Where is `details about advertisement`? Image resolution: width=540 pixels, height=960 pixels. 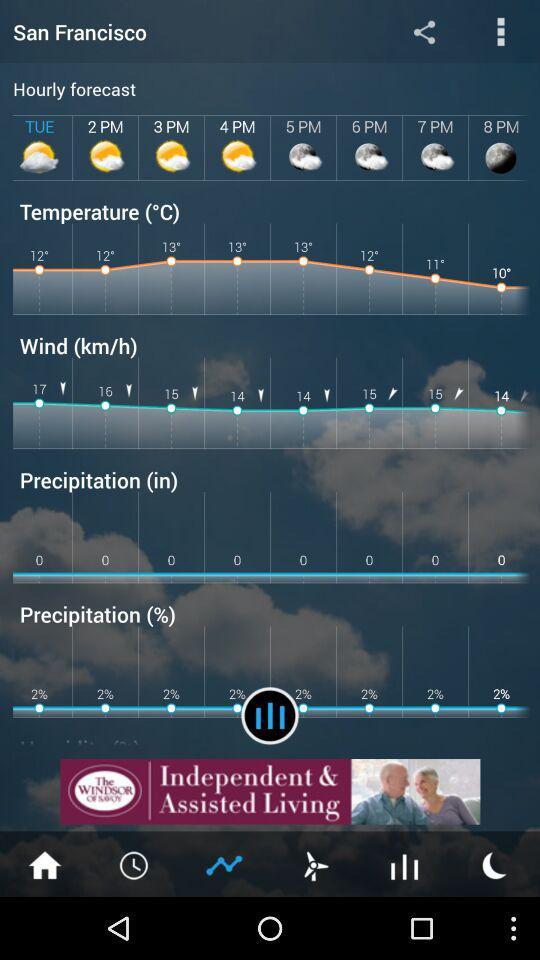 details about advertisement is located at coordinates (270, 791).